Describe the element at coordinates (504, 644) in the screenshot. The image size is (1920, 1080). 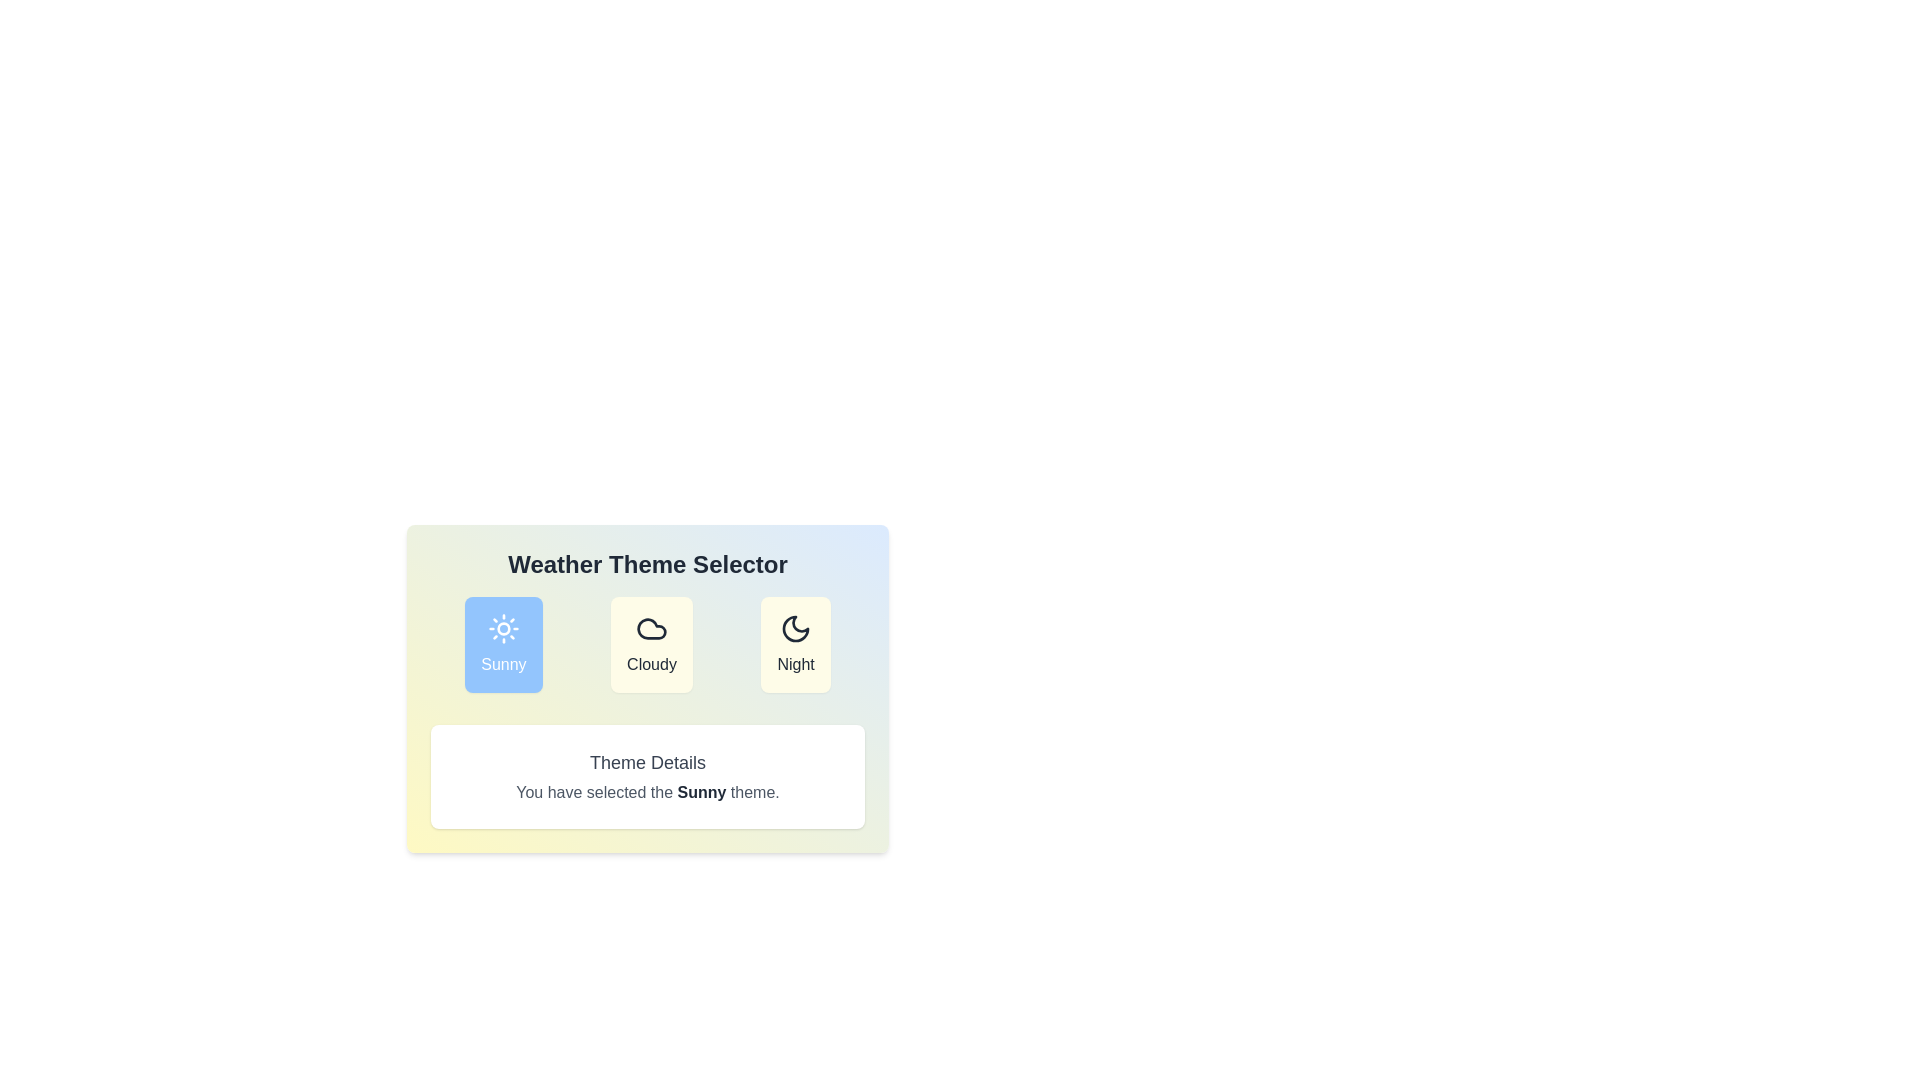
I see `the button corresponding to the selected theme: Sunny` at that location.